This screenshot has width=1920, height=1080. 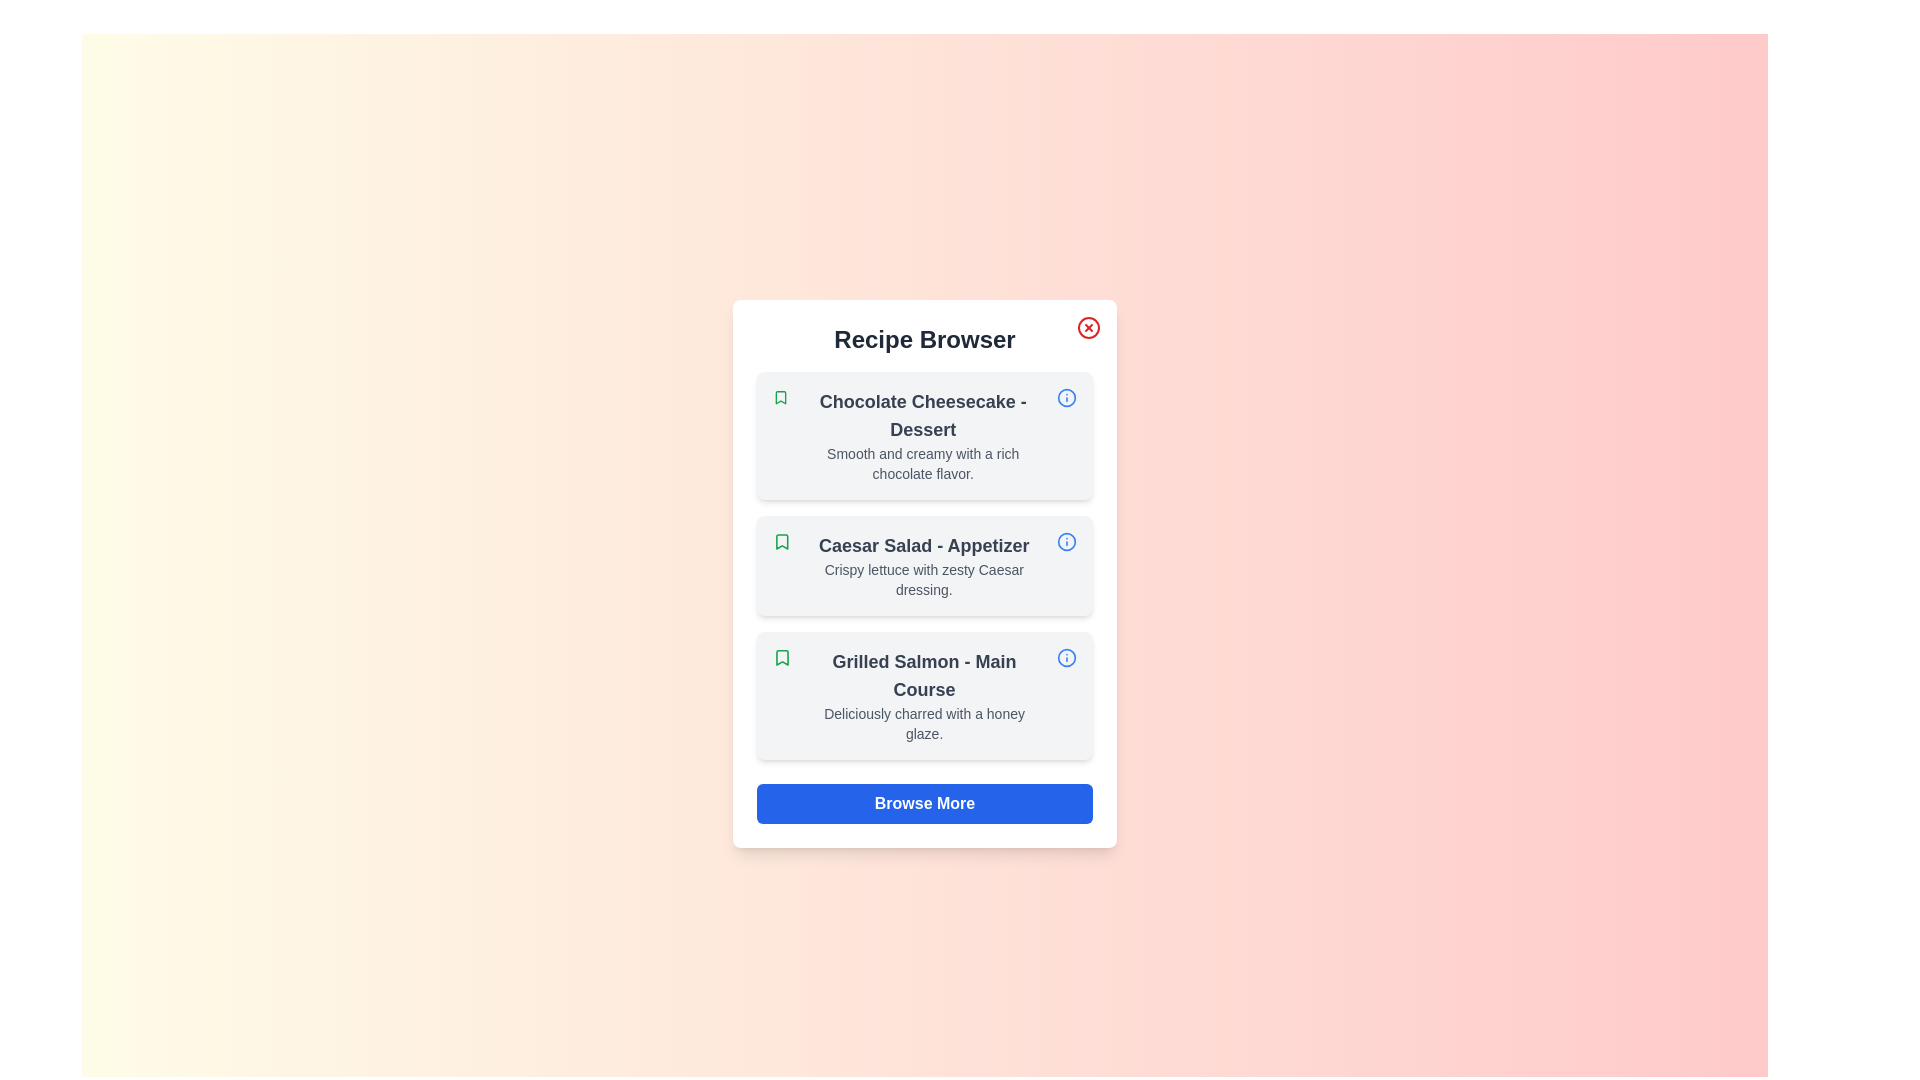 I want to click on the bookmark icon for the recipe titled 'Caesar Salad', so click(x=781, y=542).